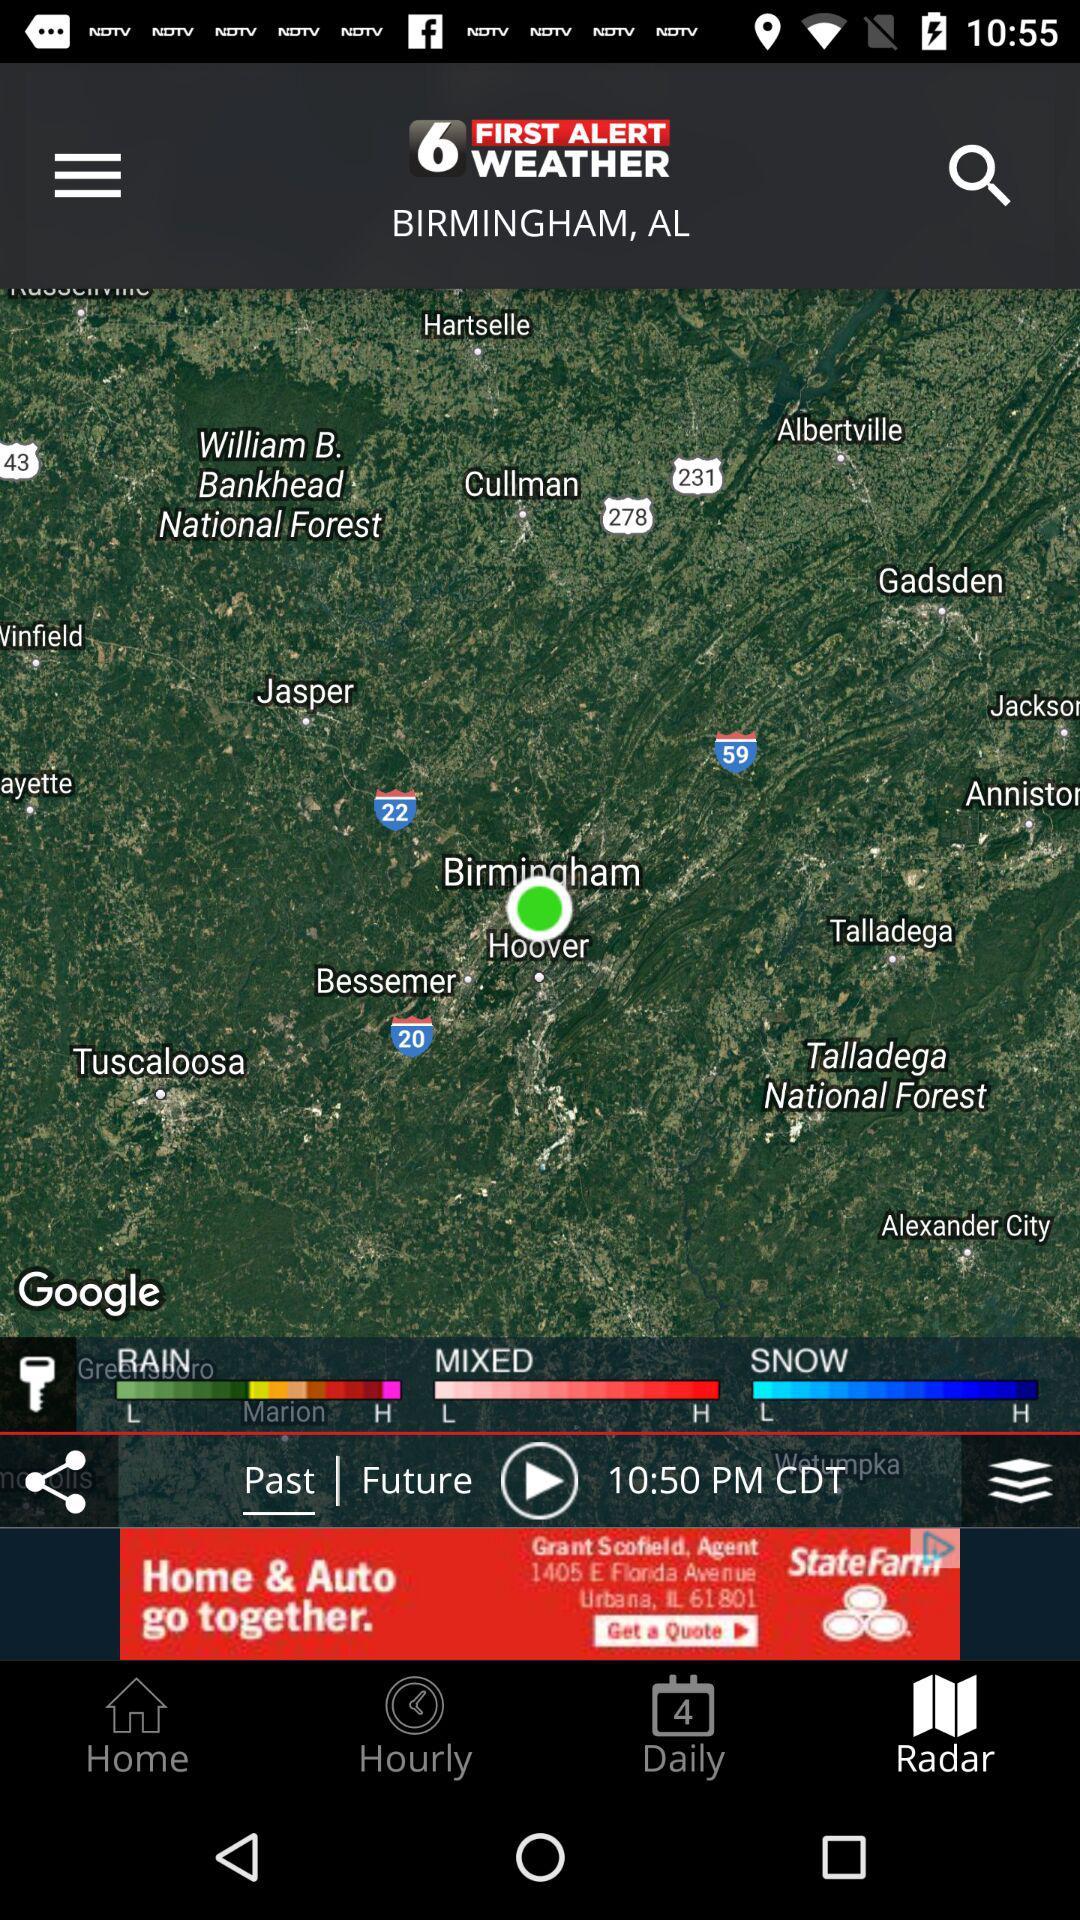 This screenshot has height=1920, width=1080. I want to click on item next to the daily icon, so click(413, 1726).